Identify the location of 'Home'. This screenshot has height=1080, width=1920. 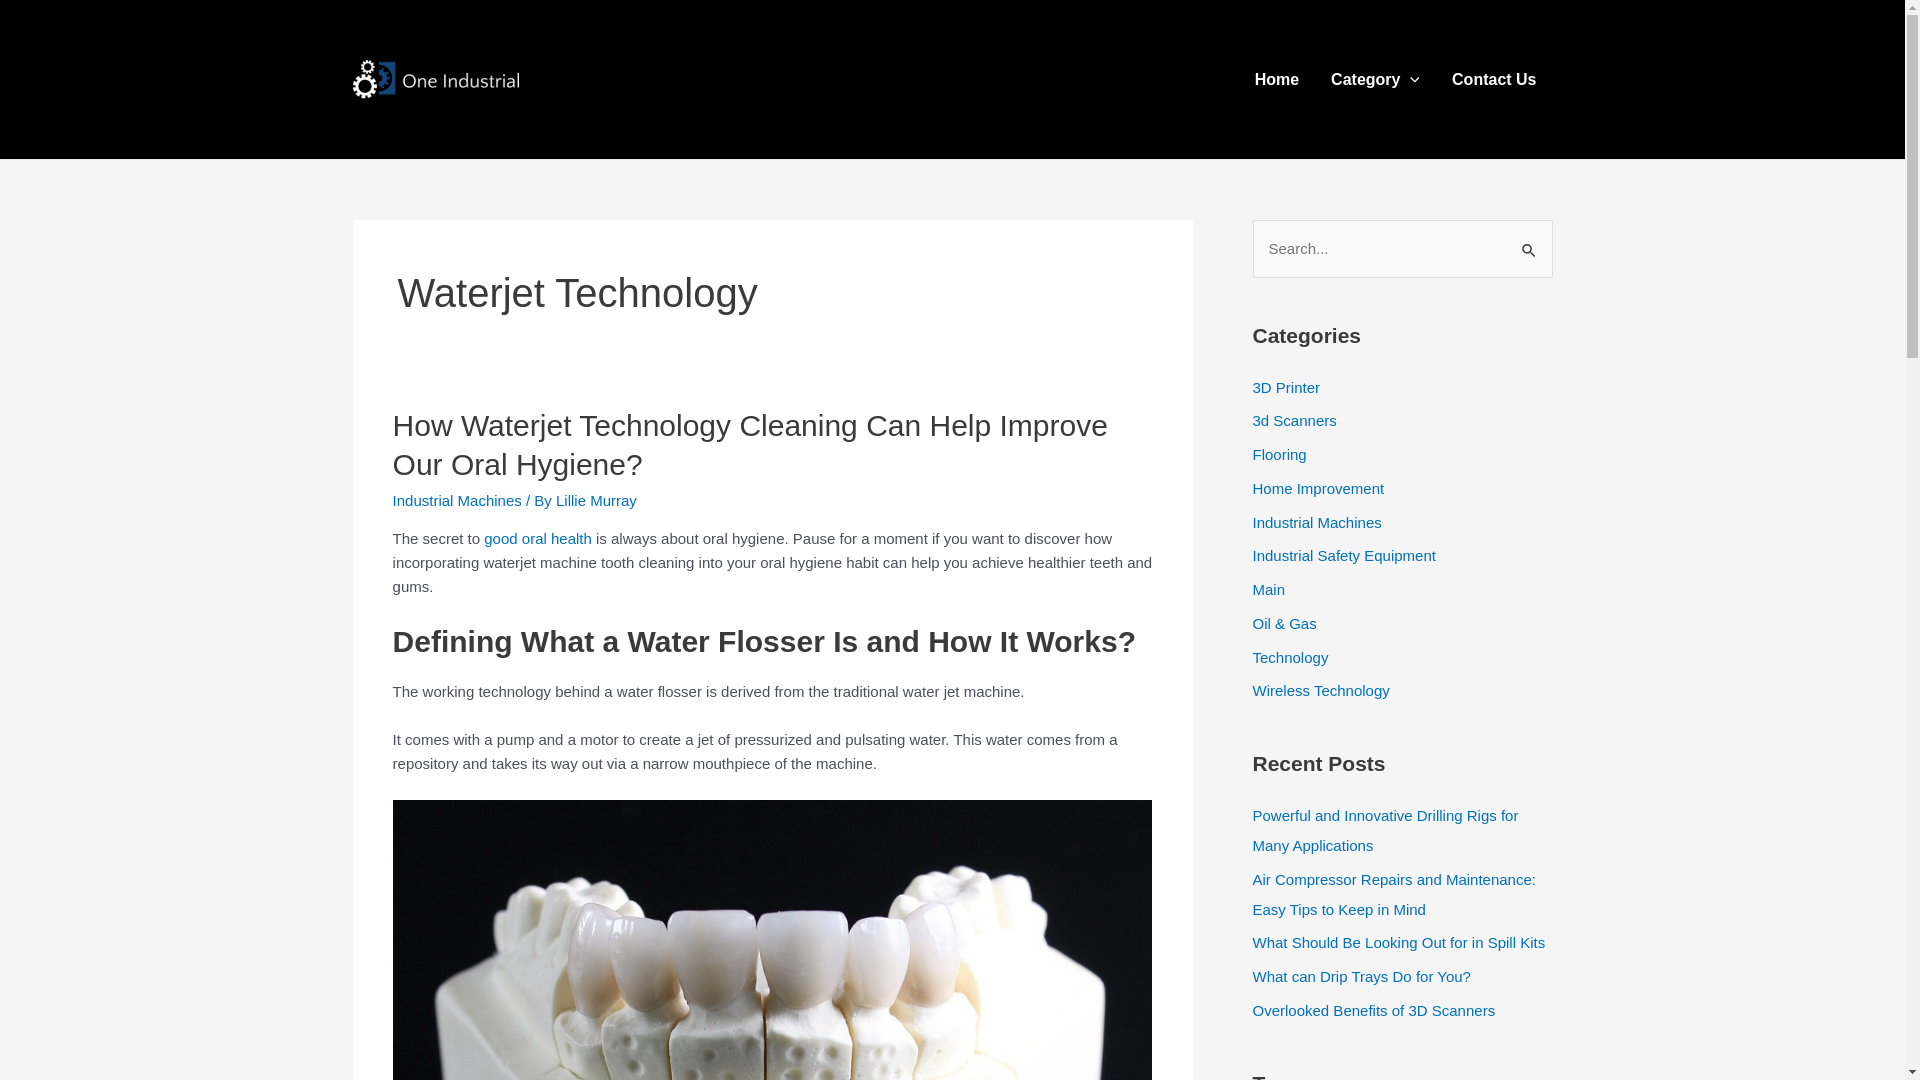
(1237, 77).